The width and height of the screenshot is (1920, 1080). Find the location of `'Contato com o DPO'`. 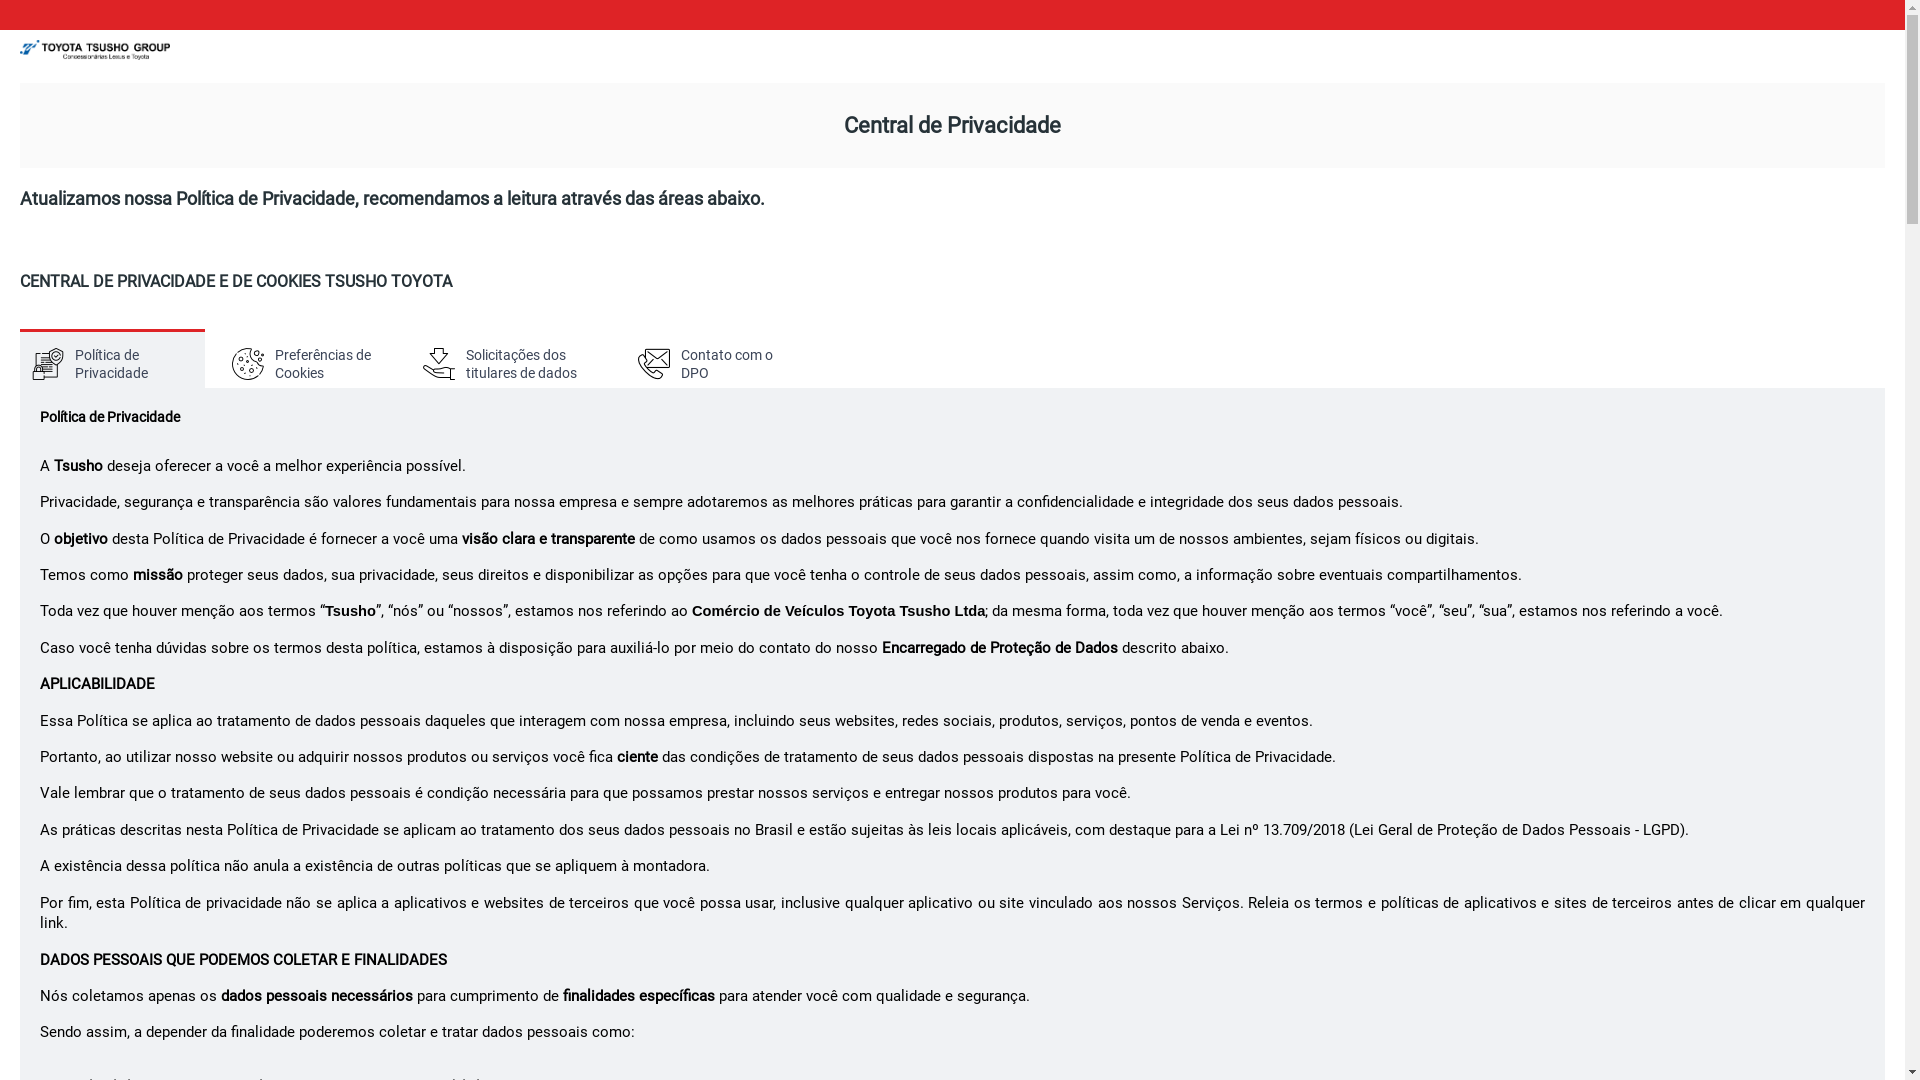

'Contato com o DPO' is located at coordinates (718, 357).